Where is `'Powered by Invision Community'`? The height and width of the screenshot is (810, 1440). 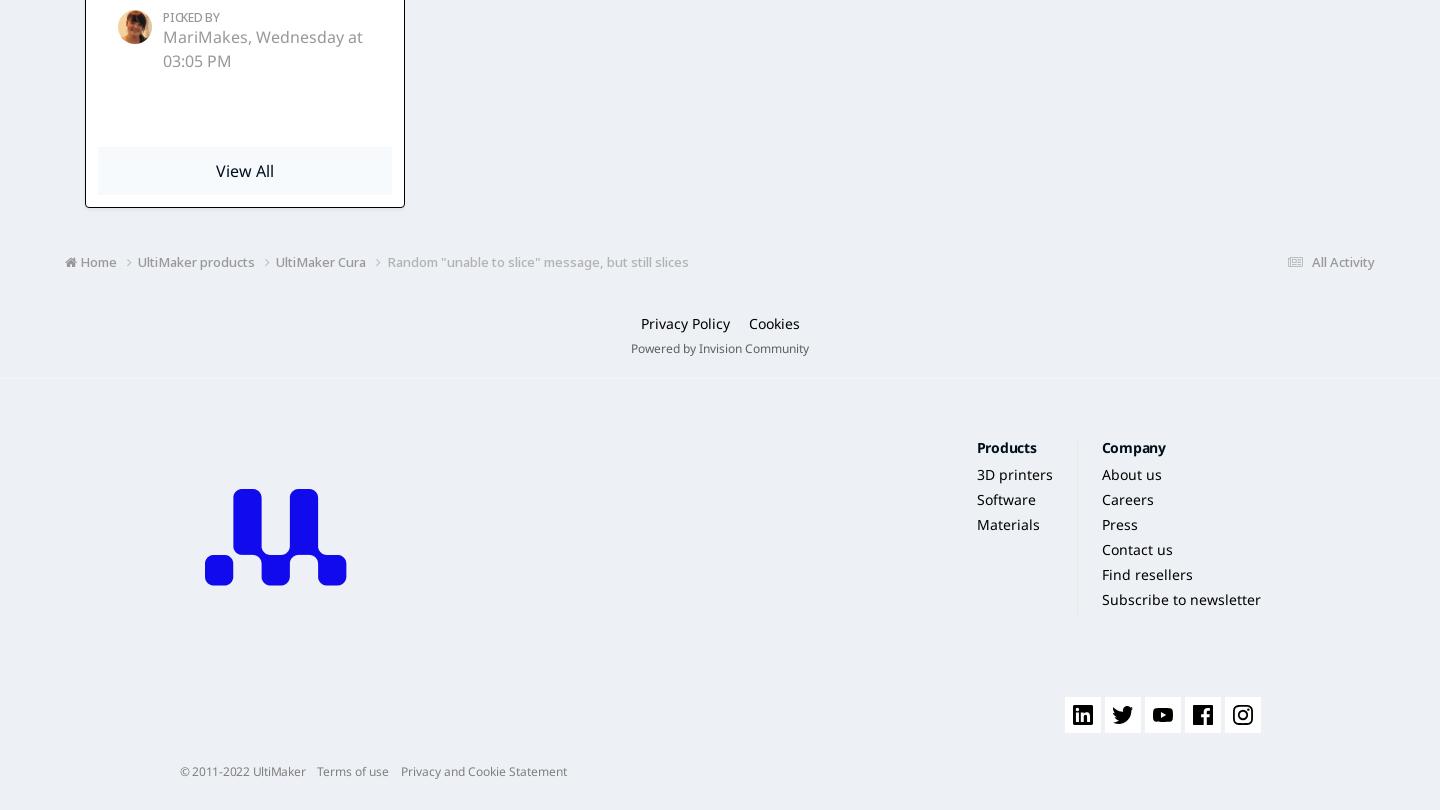 'Powered by Invision Community' is located at coordinates (720, 347).